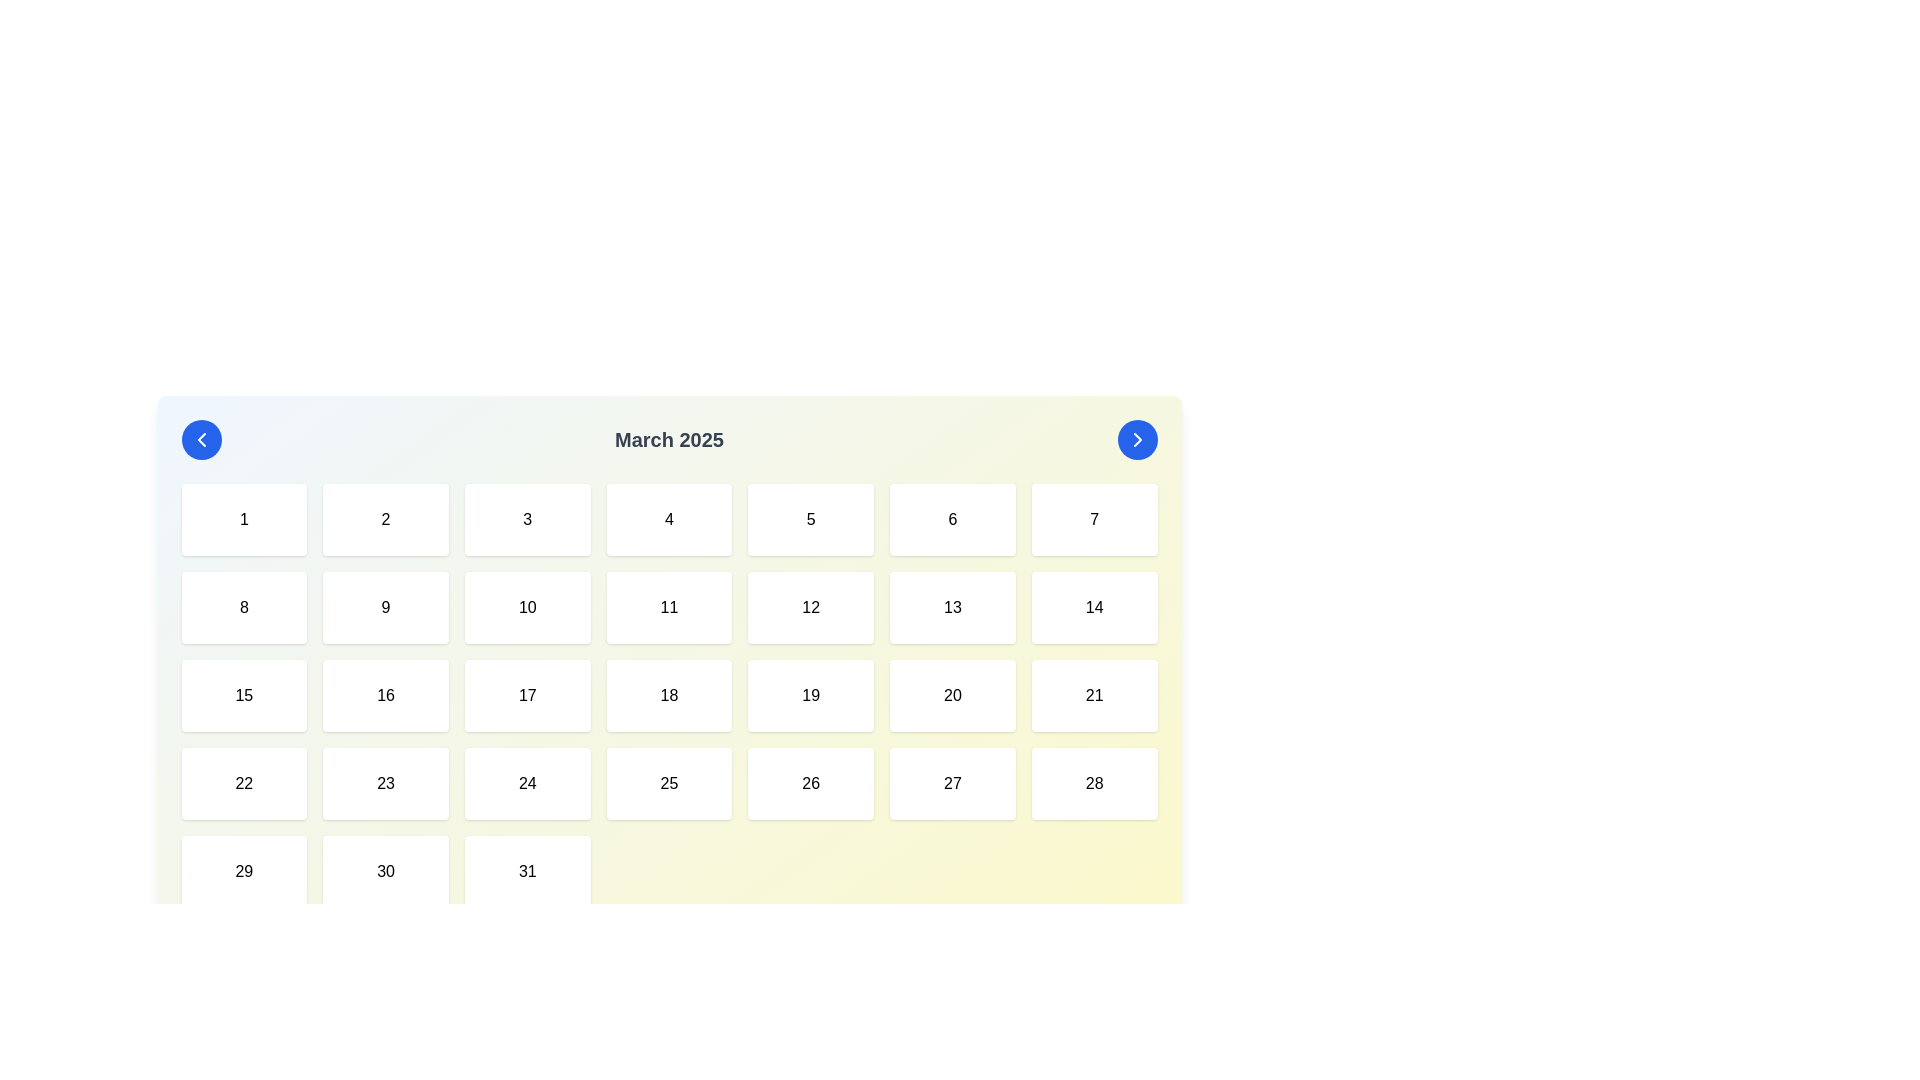 This screenshot has width=1920, height=1080. I want to click on the clickable calendar day block representing the sixth day in the week view of March 2025, so click(951, 519).